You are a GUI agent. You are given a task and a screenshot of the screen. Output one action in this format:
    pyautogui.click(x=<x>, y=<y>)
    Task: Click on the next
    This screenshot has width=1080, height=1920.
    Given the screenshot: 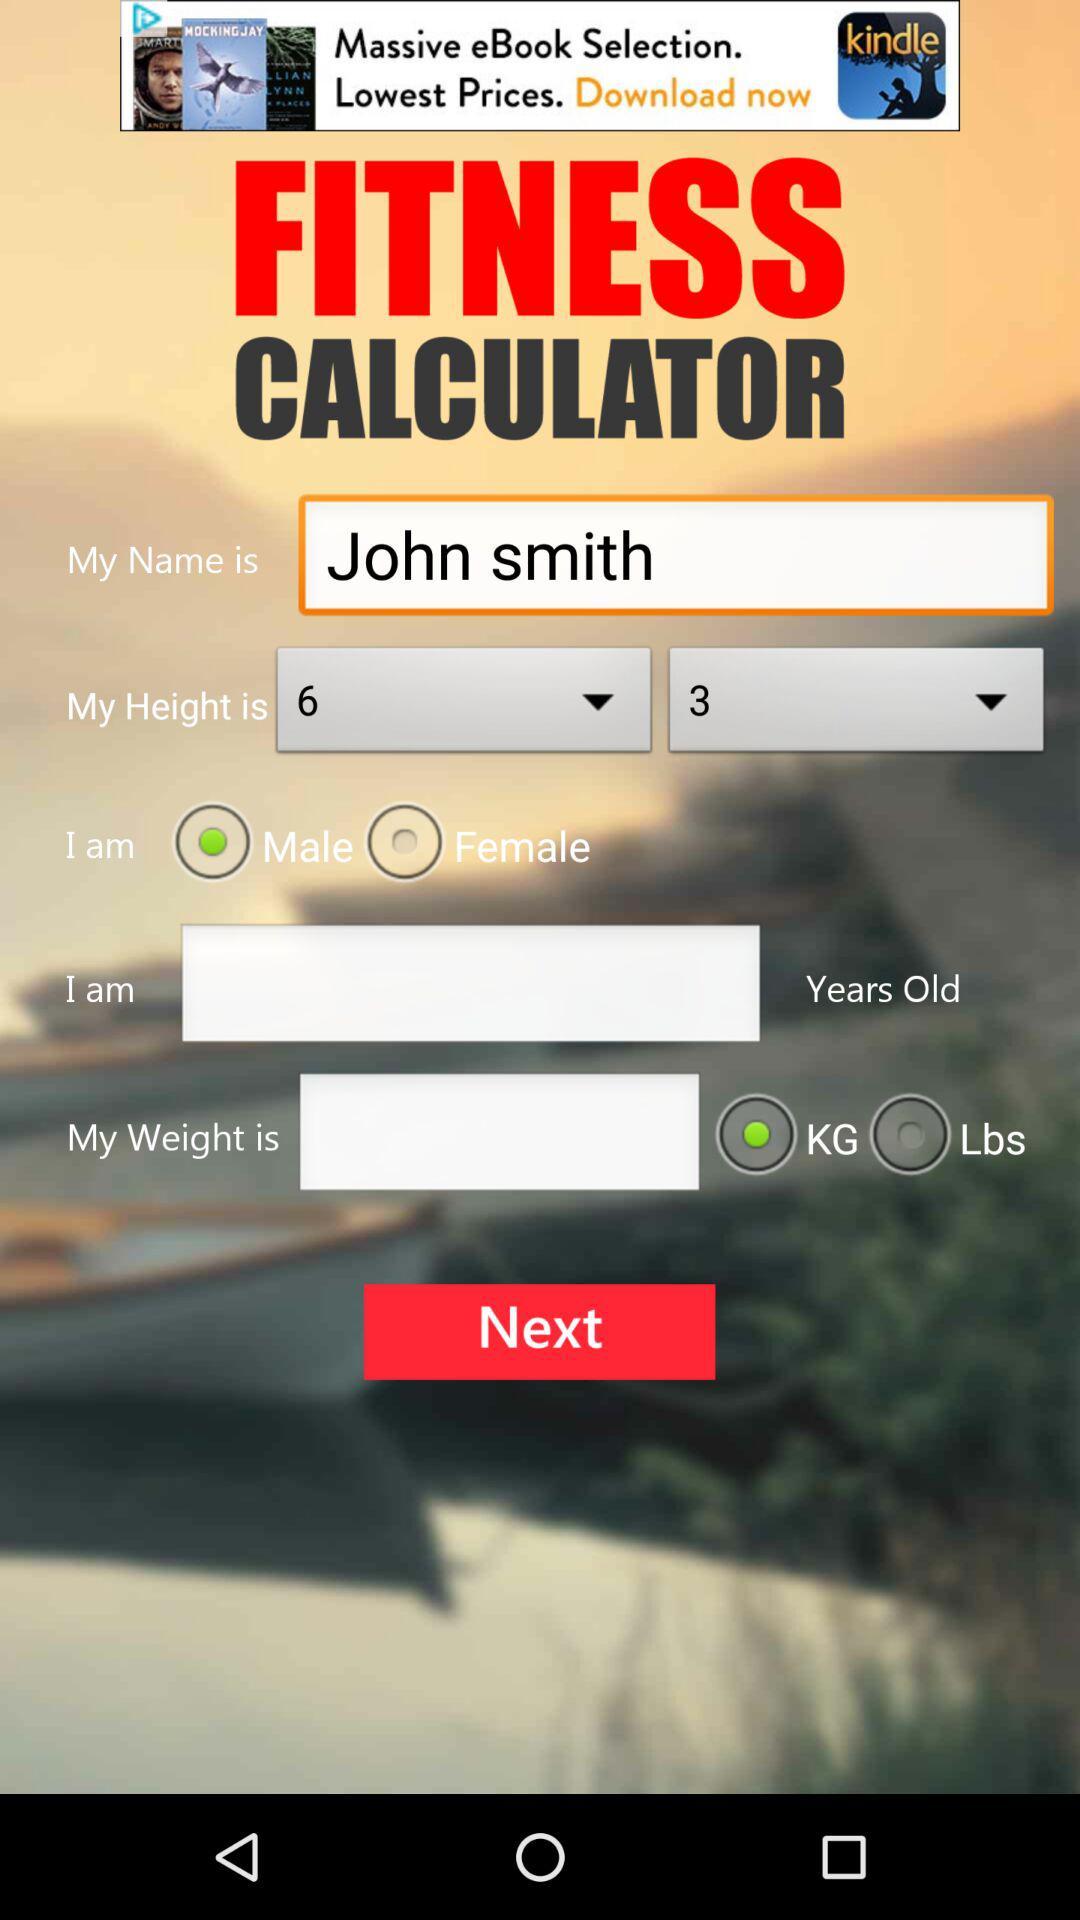 What is the action you would take?
    pyautogui.click(x=538, y=1331)
    